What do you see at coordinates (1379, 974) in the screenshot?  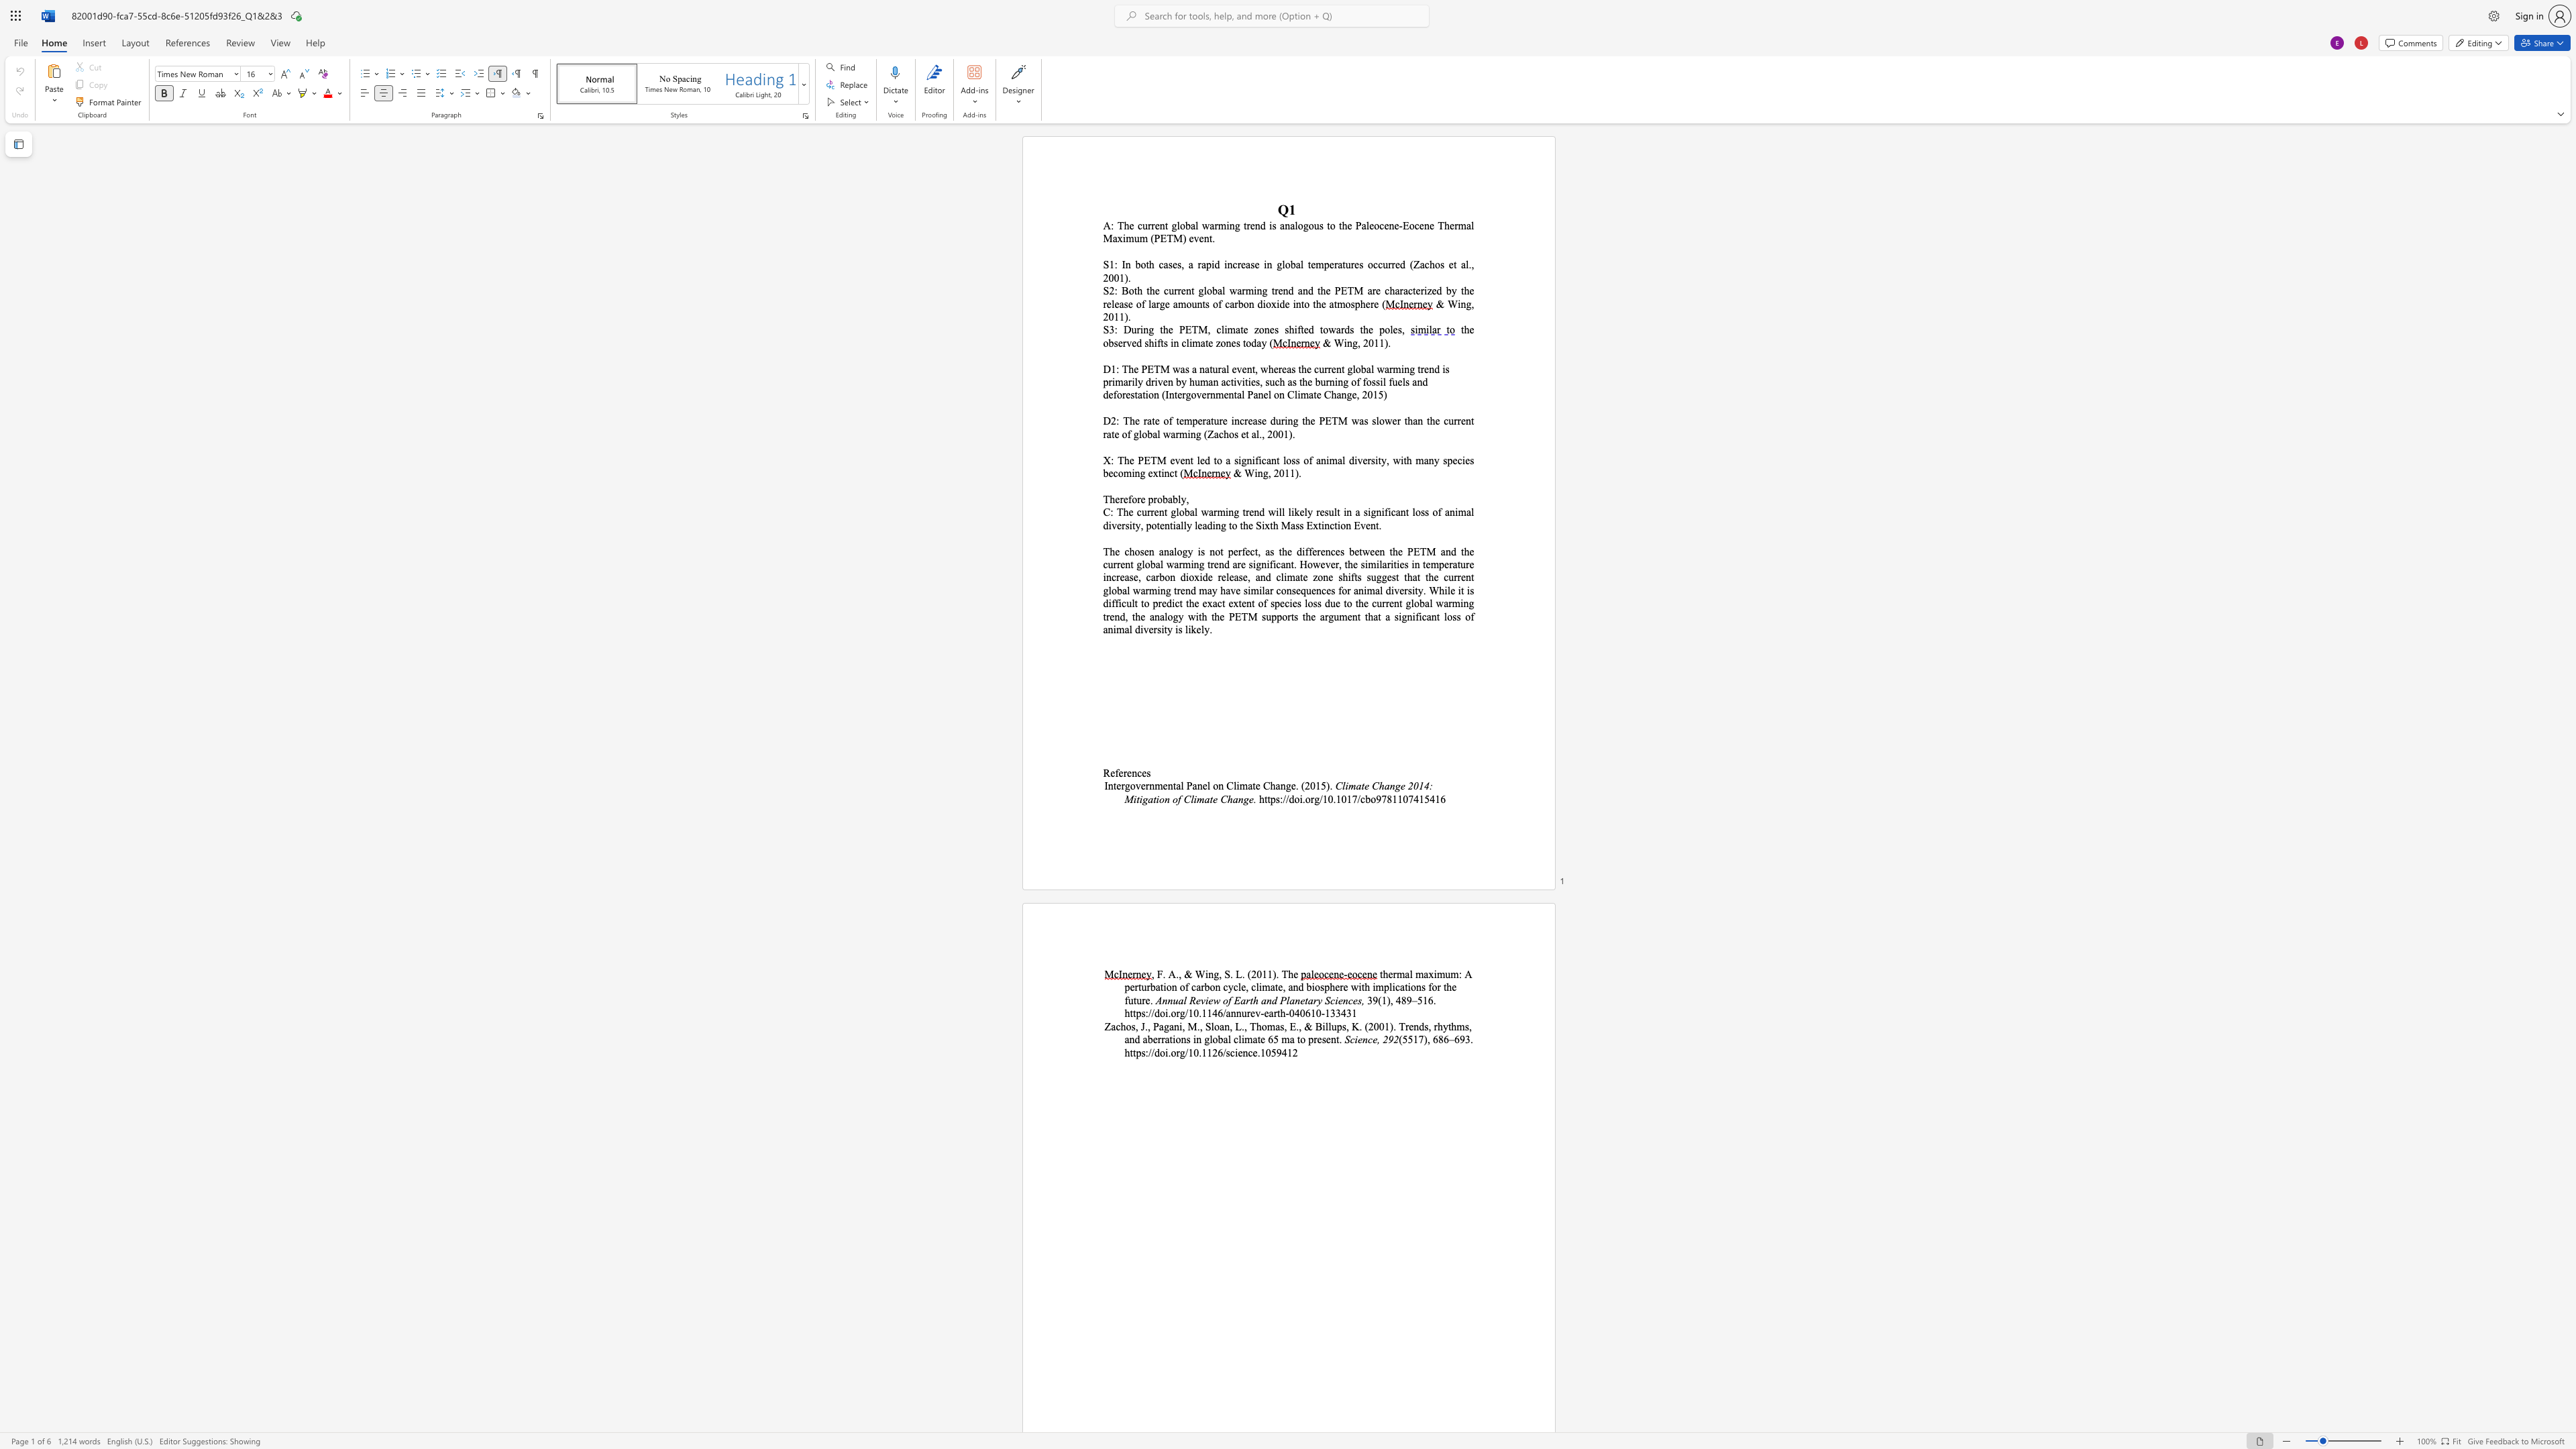 I see `the subset text "ther" within the text "thermal maximum: A perturbation of carbon cycle, cl"` at bounding box center [1379, 974].